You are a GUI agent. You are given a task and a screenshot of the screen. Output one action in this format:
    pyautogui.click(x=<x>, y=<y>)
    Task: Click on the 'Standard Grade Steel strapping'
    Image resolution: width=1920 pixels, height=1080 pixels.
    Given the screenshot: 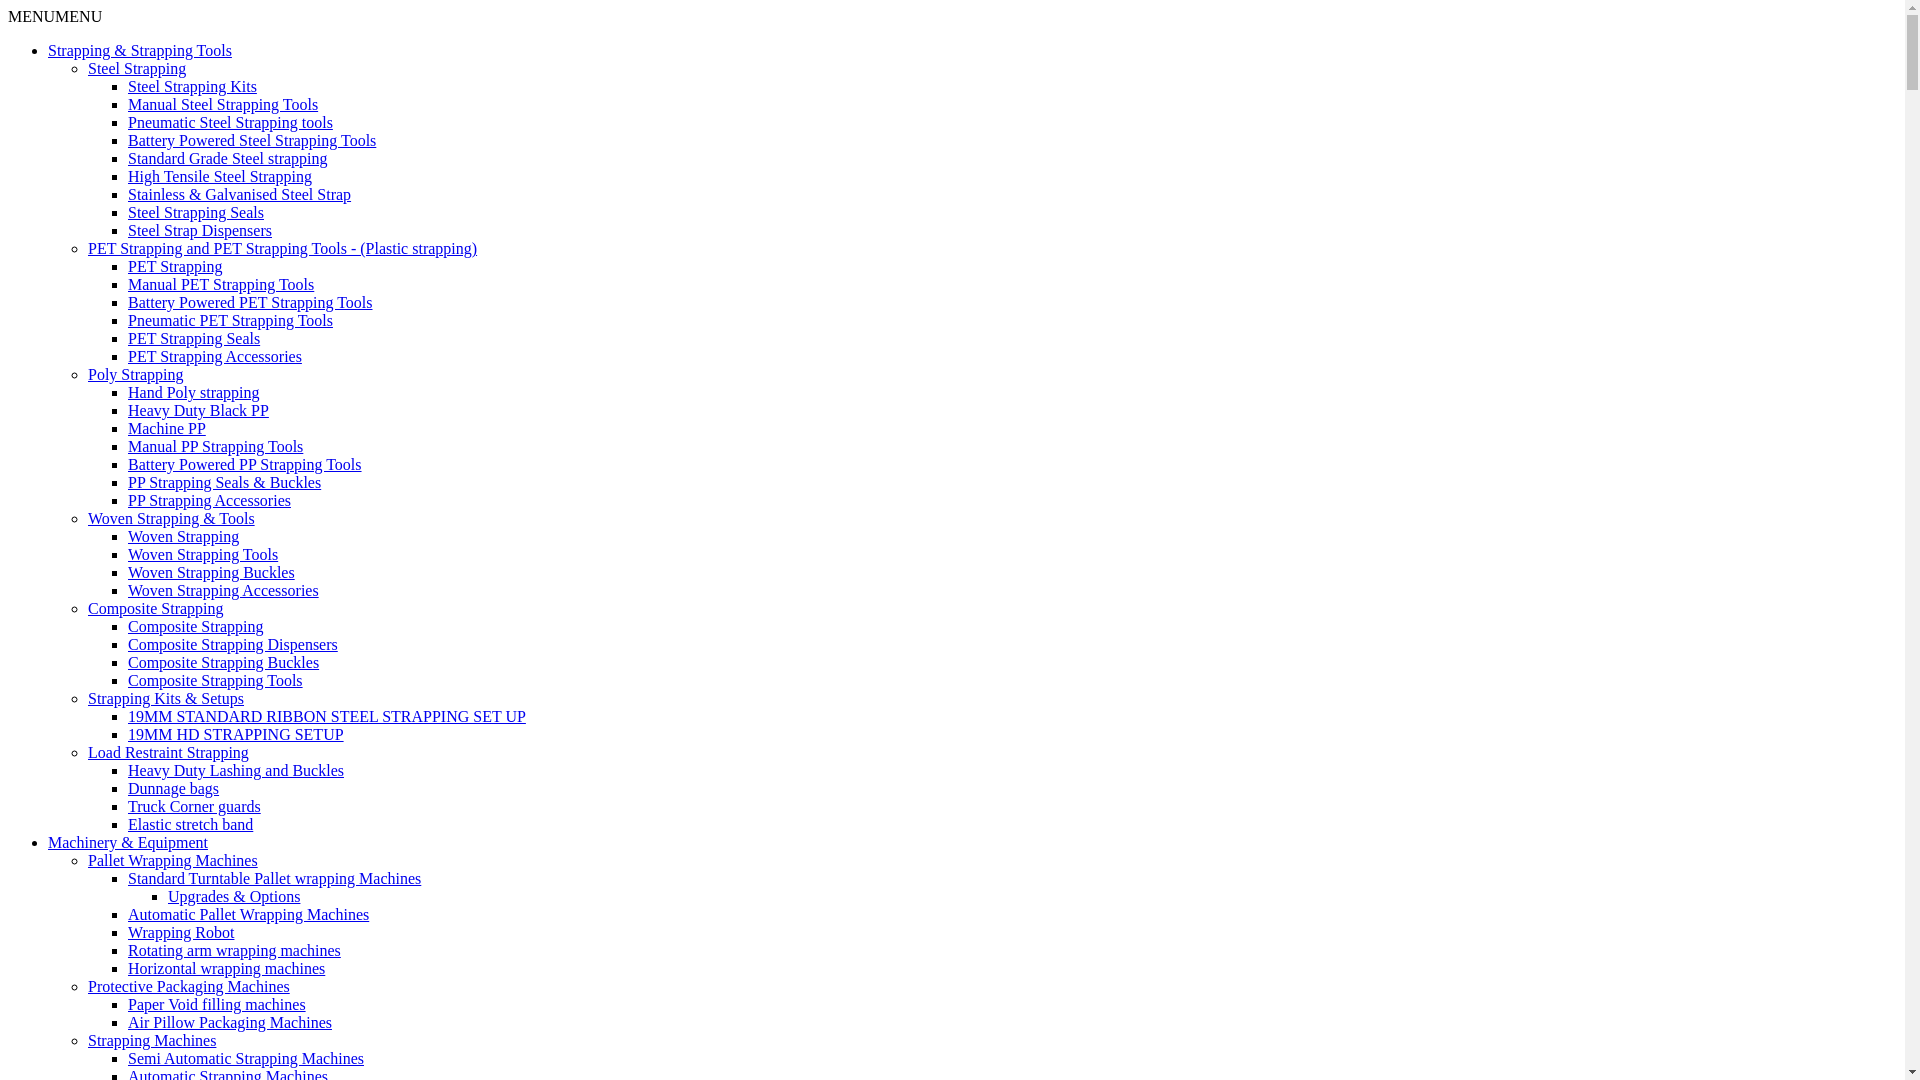 What is the action you would take?
    pyautogui.click(x=227, y=157)
    